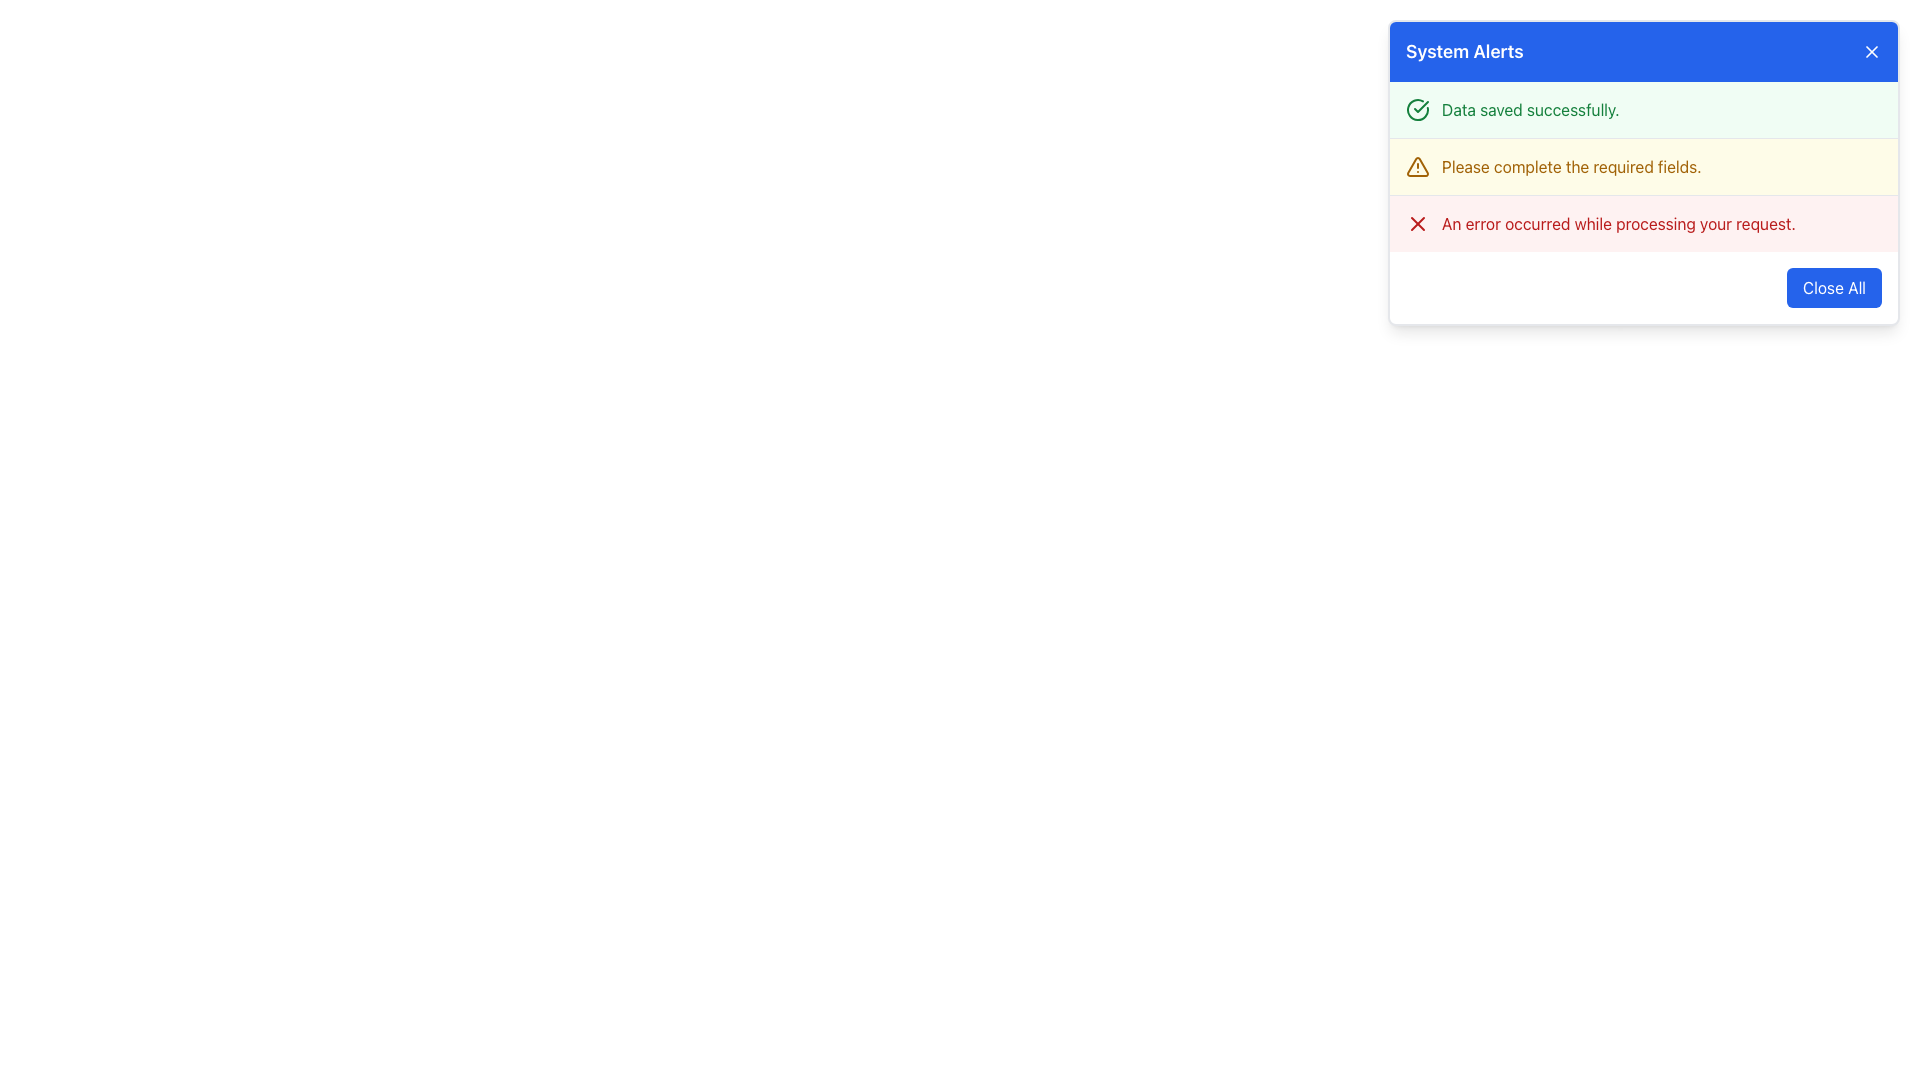  What do you see at coordinates (1416, 223) in the screenshot?
I see `the diagonal cross icon in the close button of the System Alerts panel` at bounding box center [1416, 223].